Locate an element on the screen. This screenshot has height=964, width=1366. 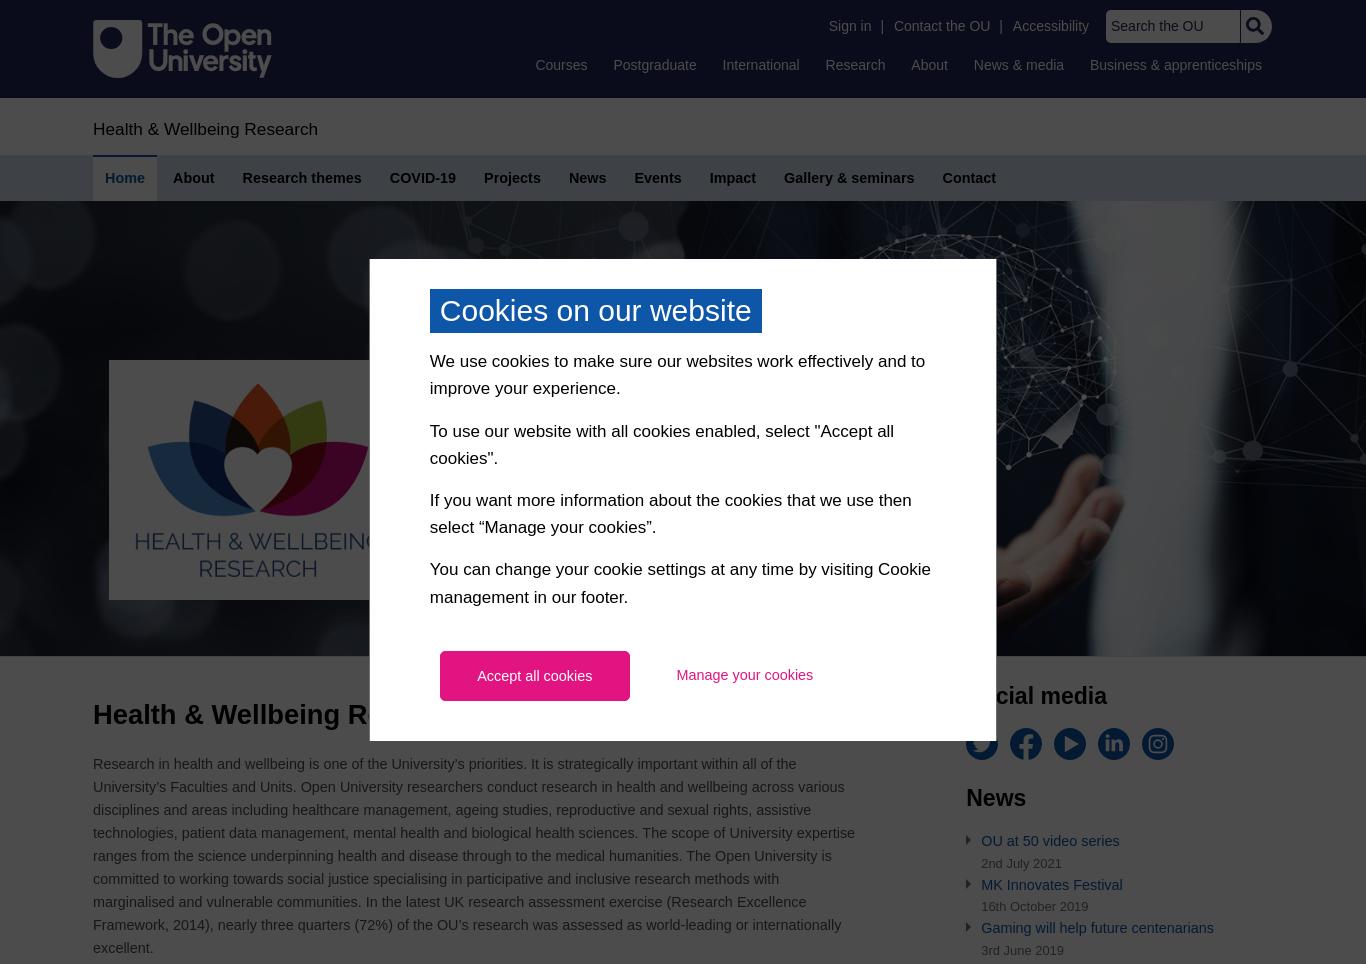
'Sign in' is located at coordinates (848, 25).